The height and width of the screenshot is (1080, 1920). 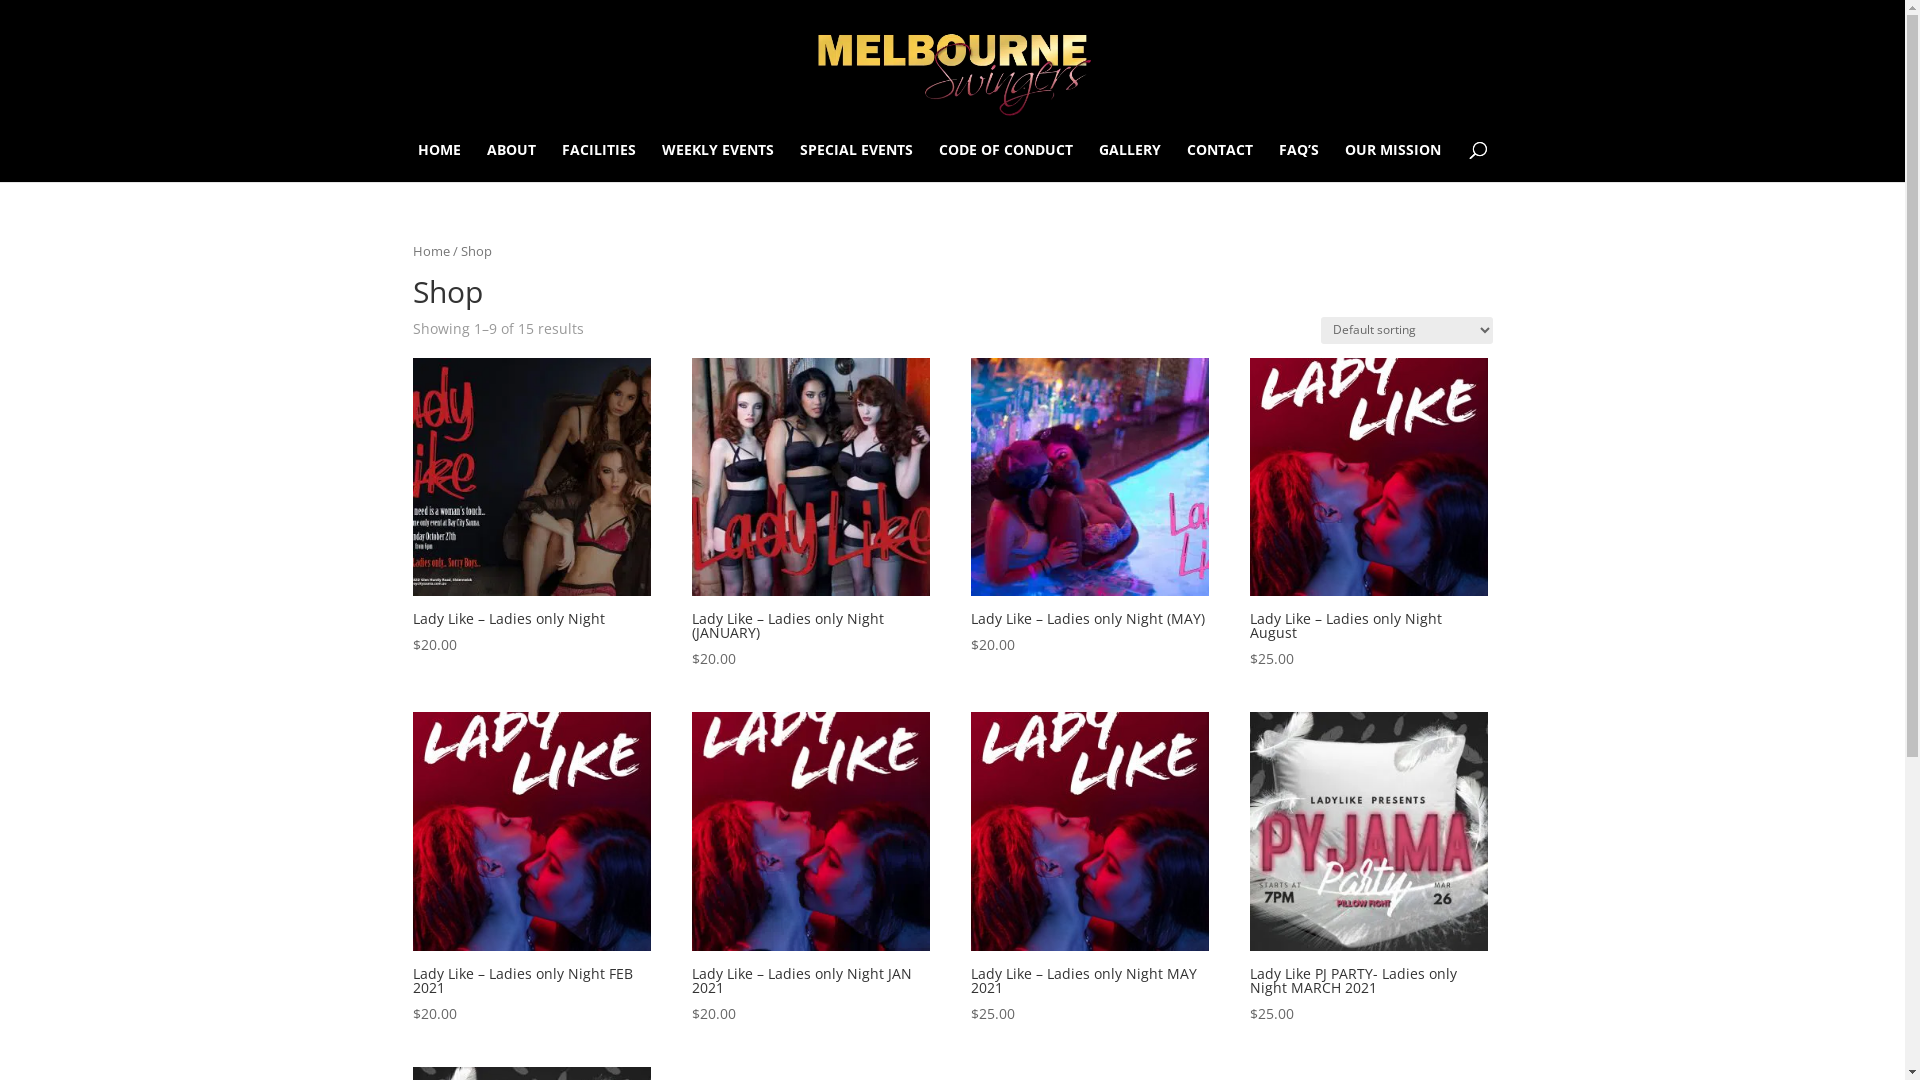 I want to click on 'CONTACT', so click(x=1186, y=161).